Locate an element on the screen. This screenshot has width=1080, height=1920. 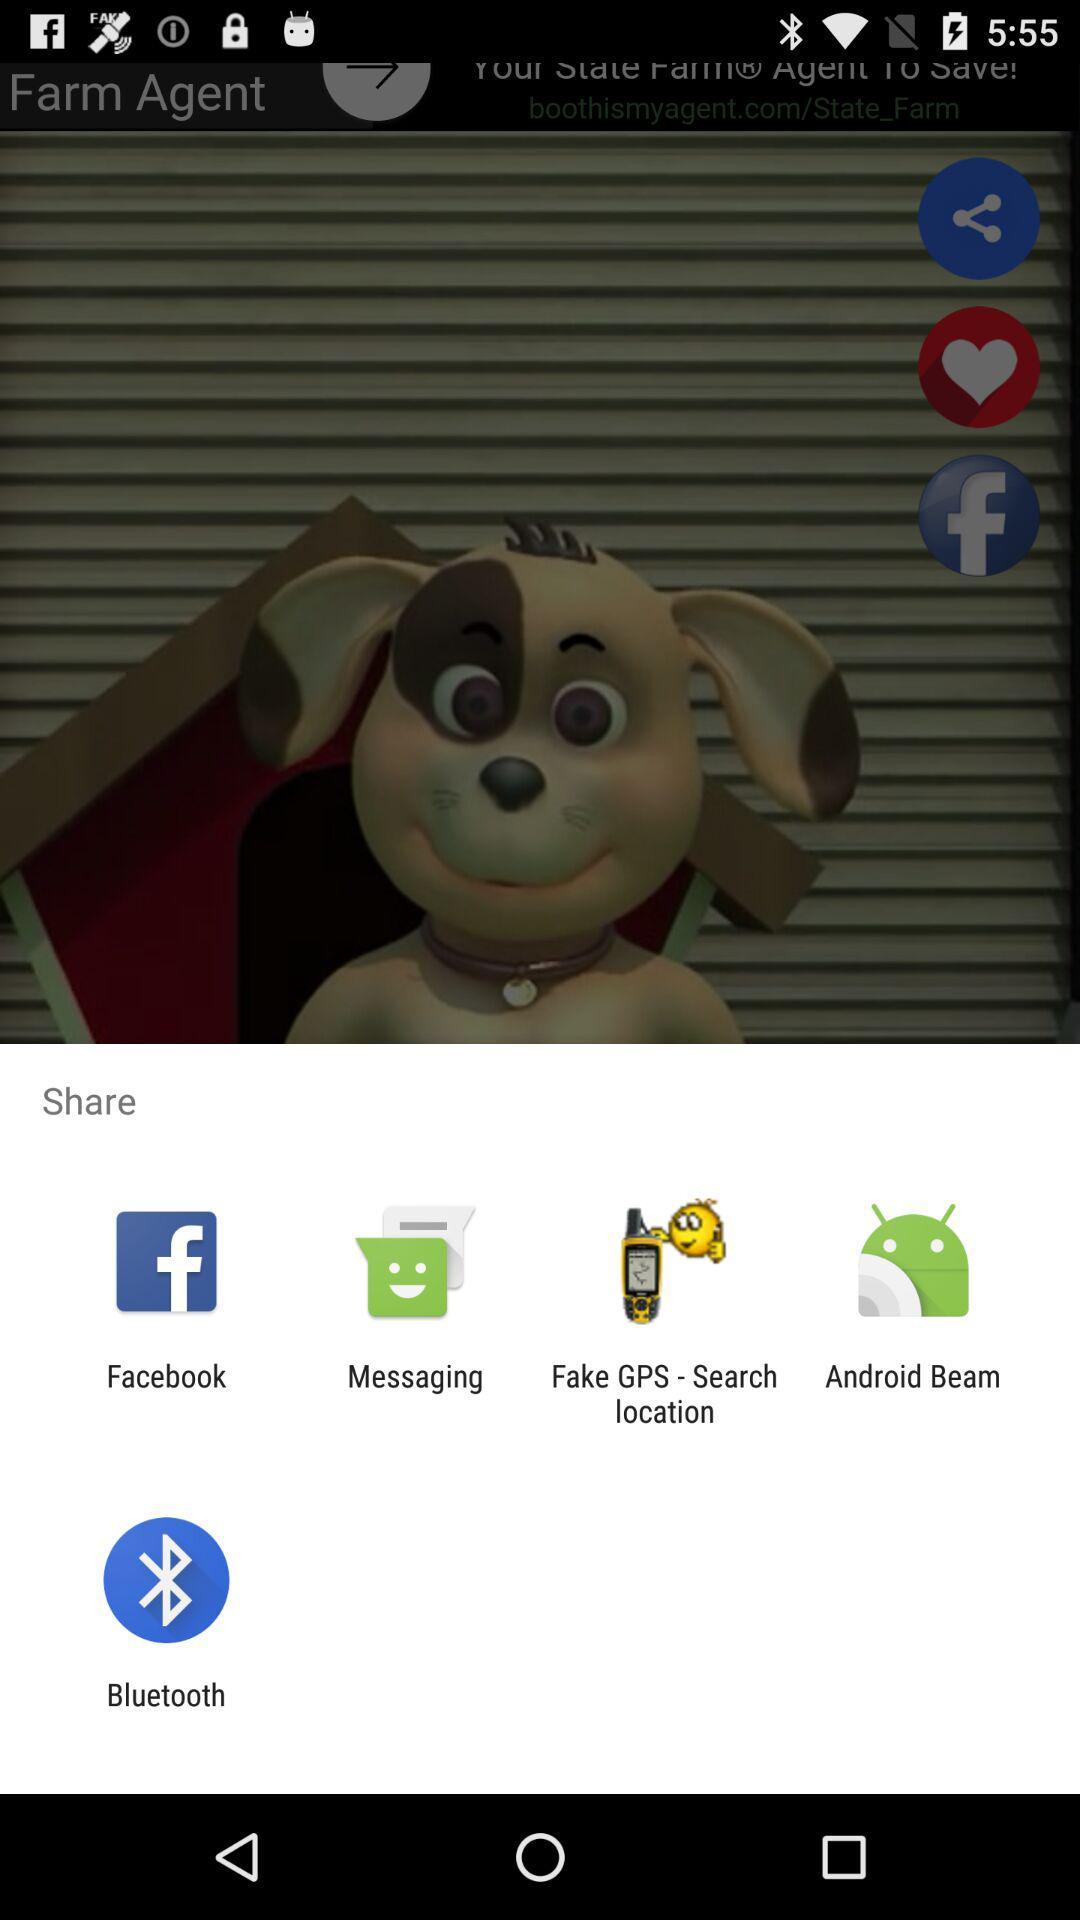
the app next to the android beam is located at coordinates (664, 1392).